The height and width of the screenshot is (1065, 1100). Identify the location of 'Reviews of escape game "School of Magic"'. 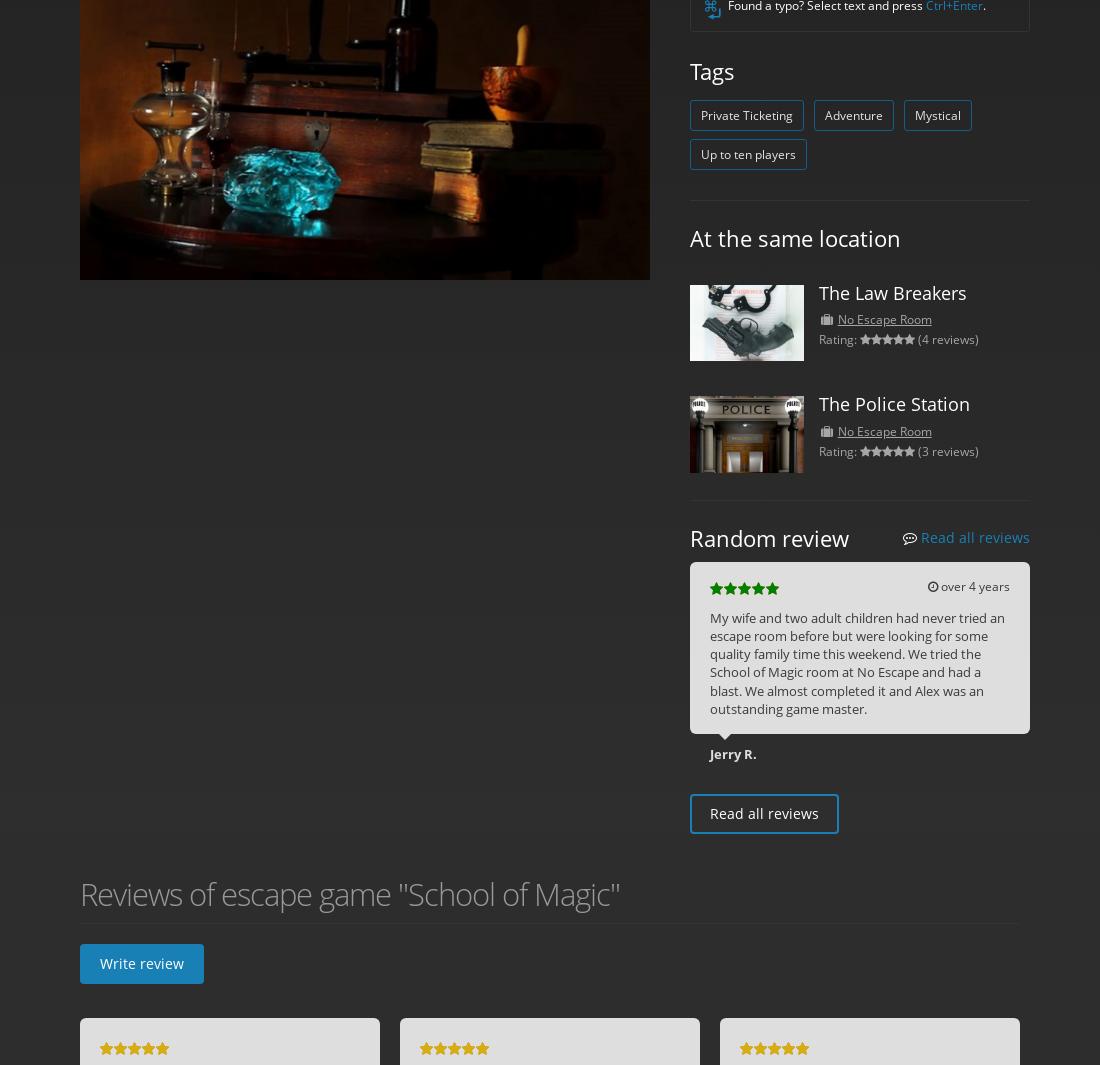
(350, 893).